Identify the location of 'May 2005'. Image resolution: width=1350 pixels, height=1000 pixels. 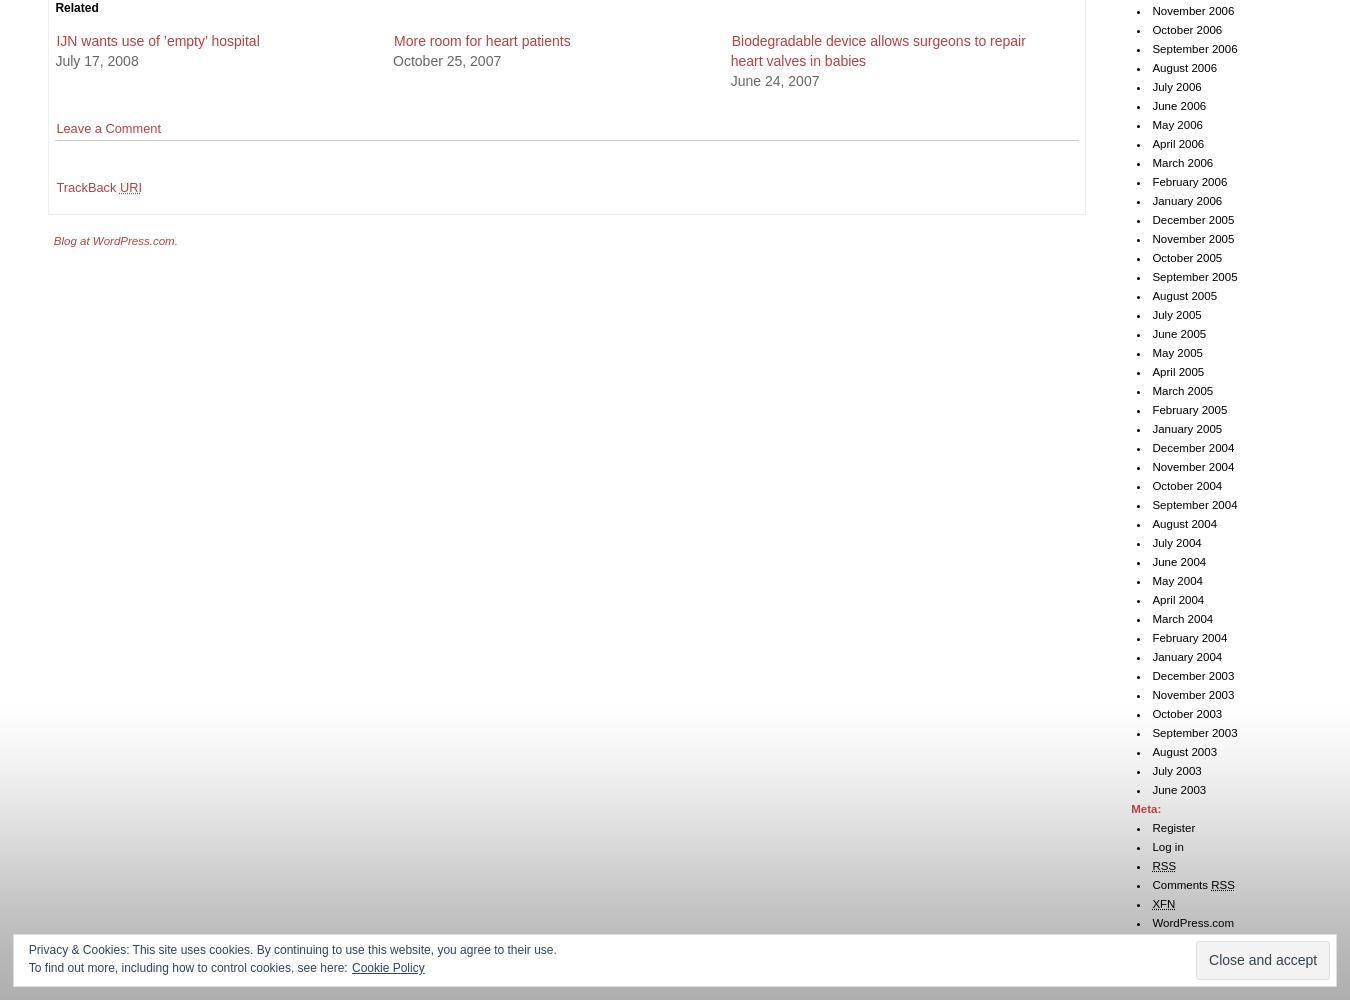
(1176, 352).